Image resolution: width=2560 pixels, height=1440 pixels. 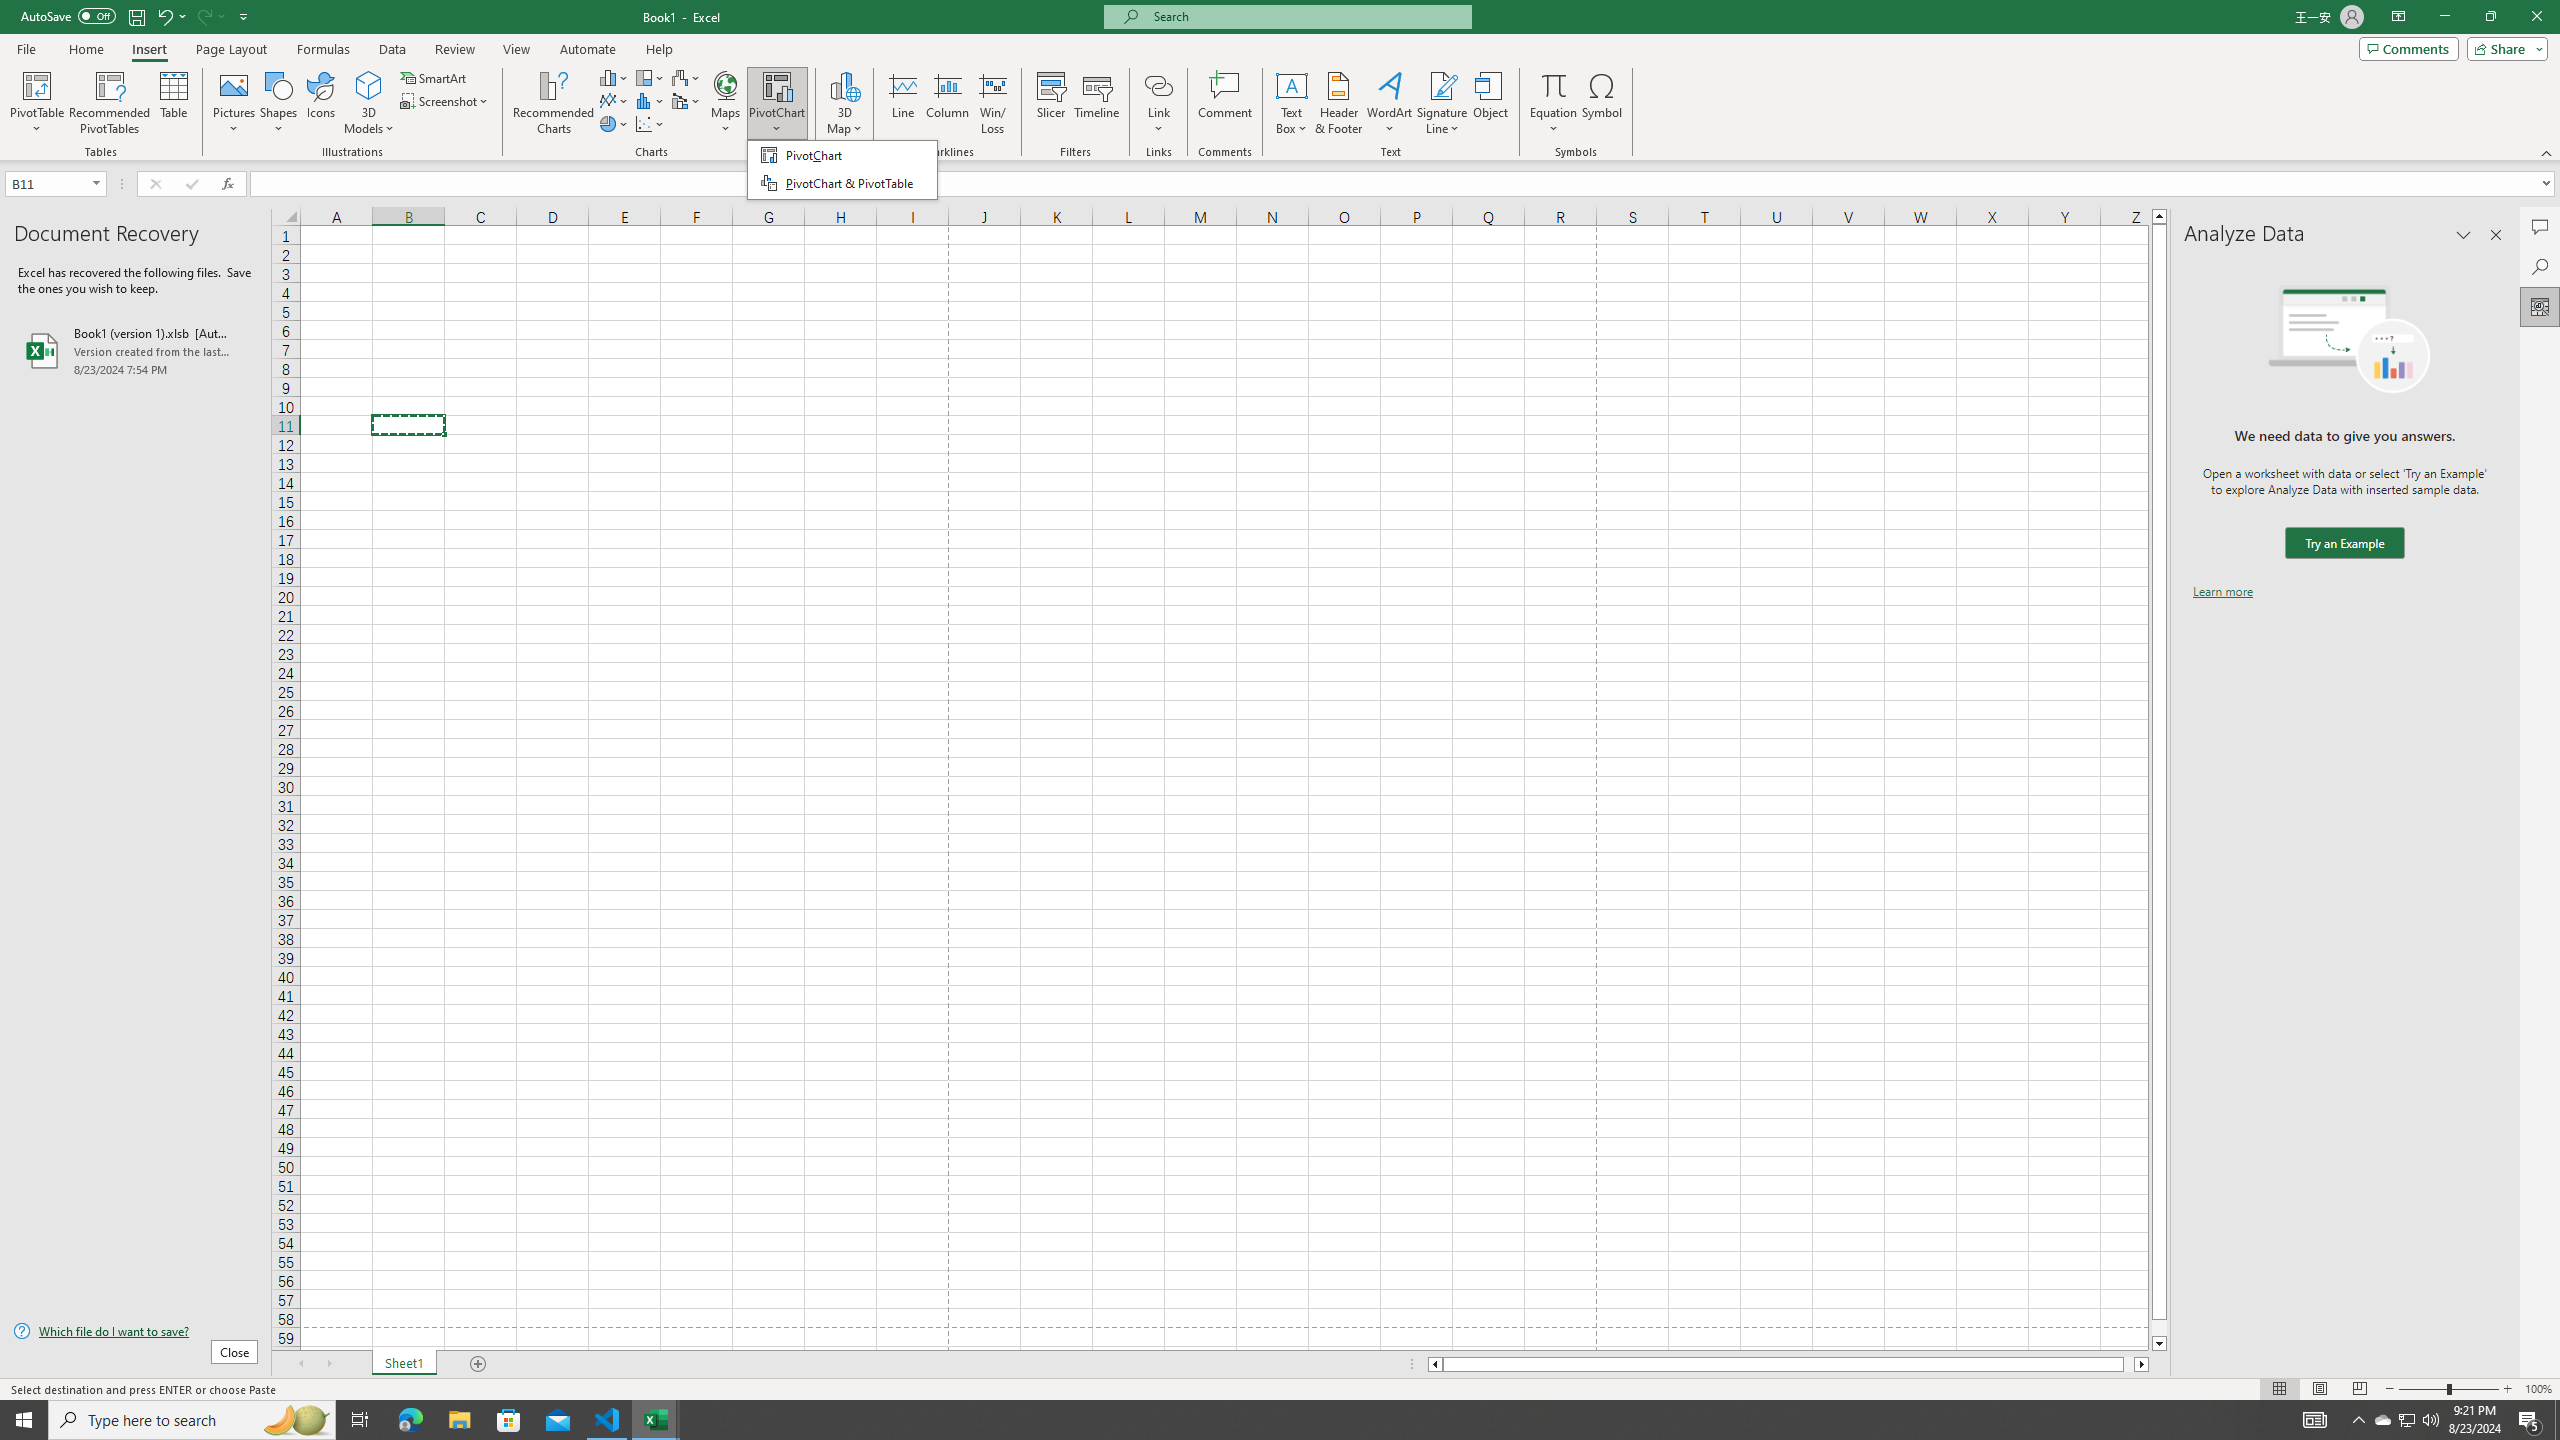 What do you see at coordinates (554, 103) in the screenshot?
I see `'Recommended Charts'` at bounding box center [554, 103].